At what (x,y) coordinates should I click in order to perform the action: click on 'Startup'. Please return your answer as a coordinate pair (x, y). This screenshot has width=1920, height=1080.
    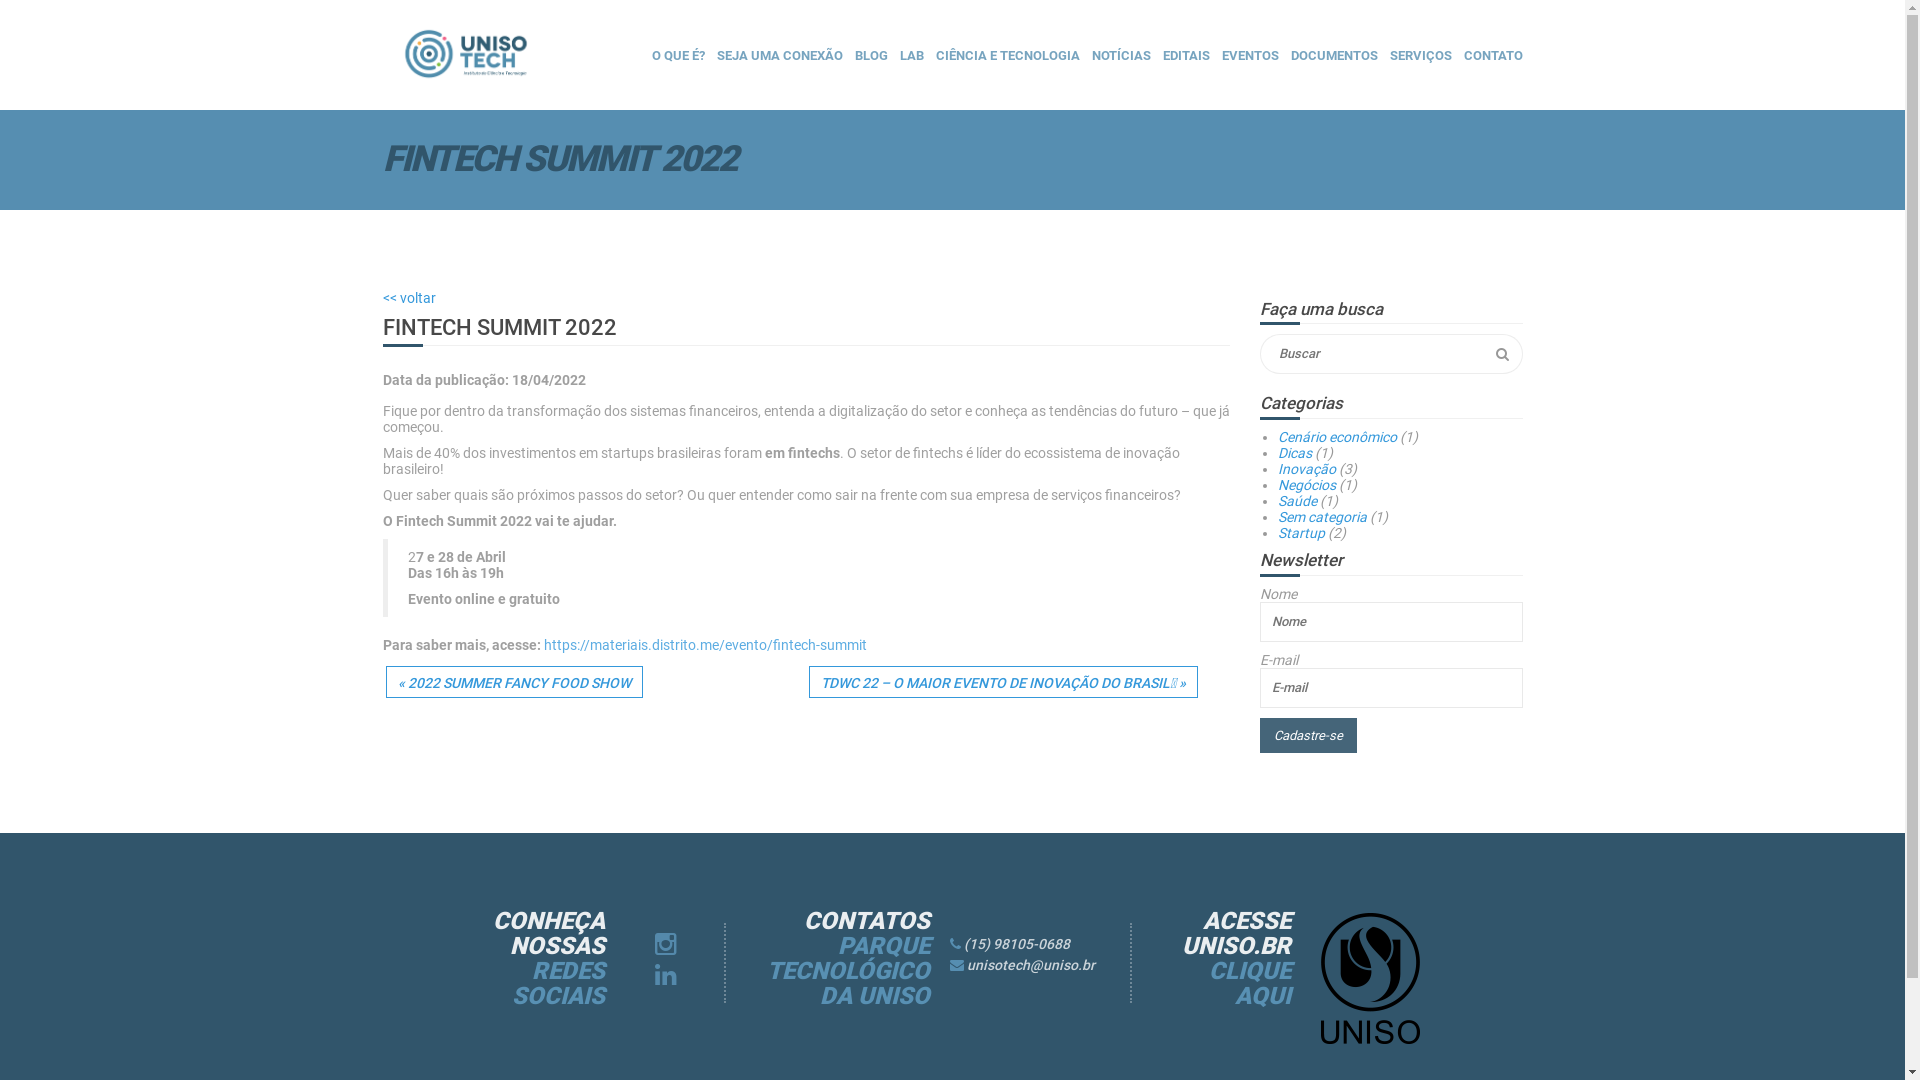
    Looking at the image, I should click on (1301, 531).